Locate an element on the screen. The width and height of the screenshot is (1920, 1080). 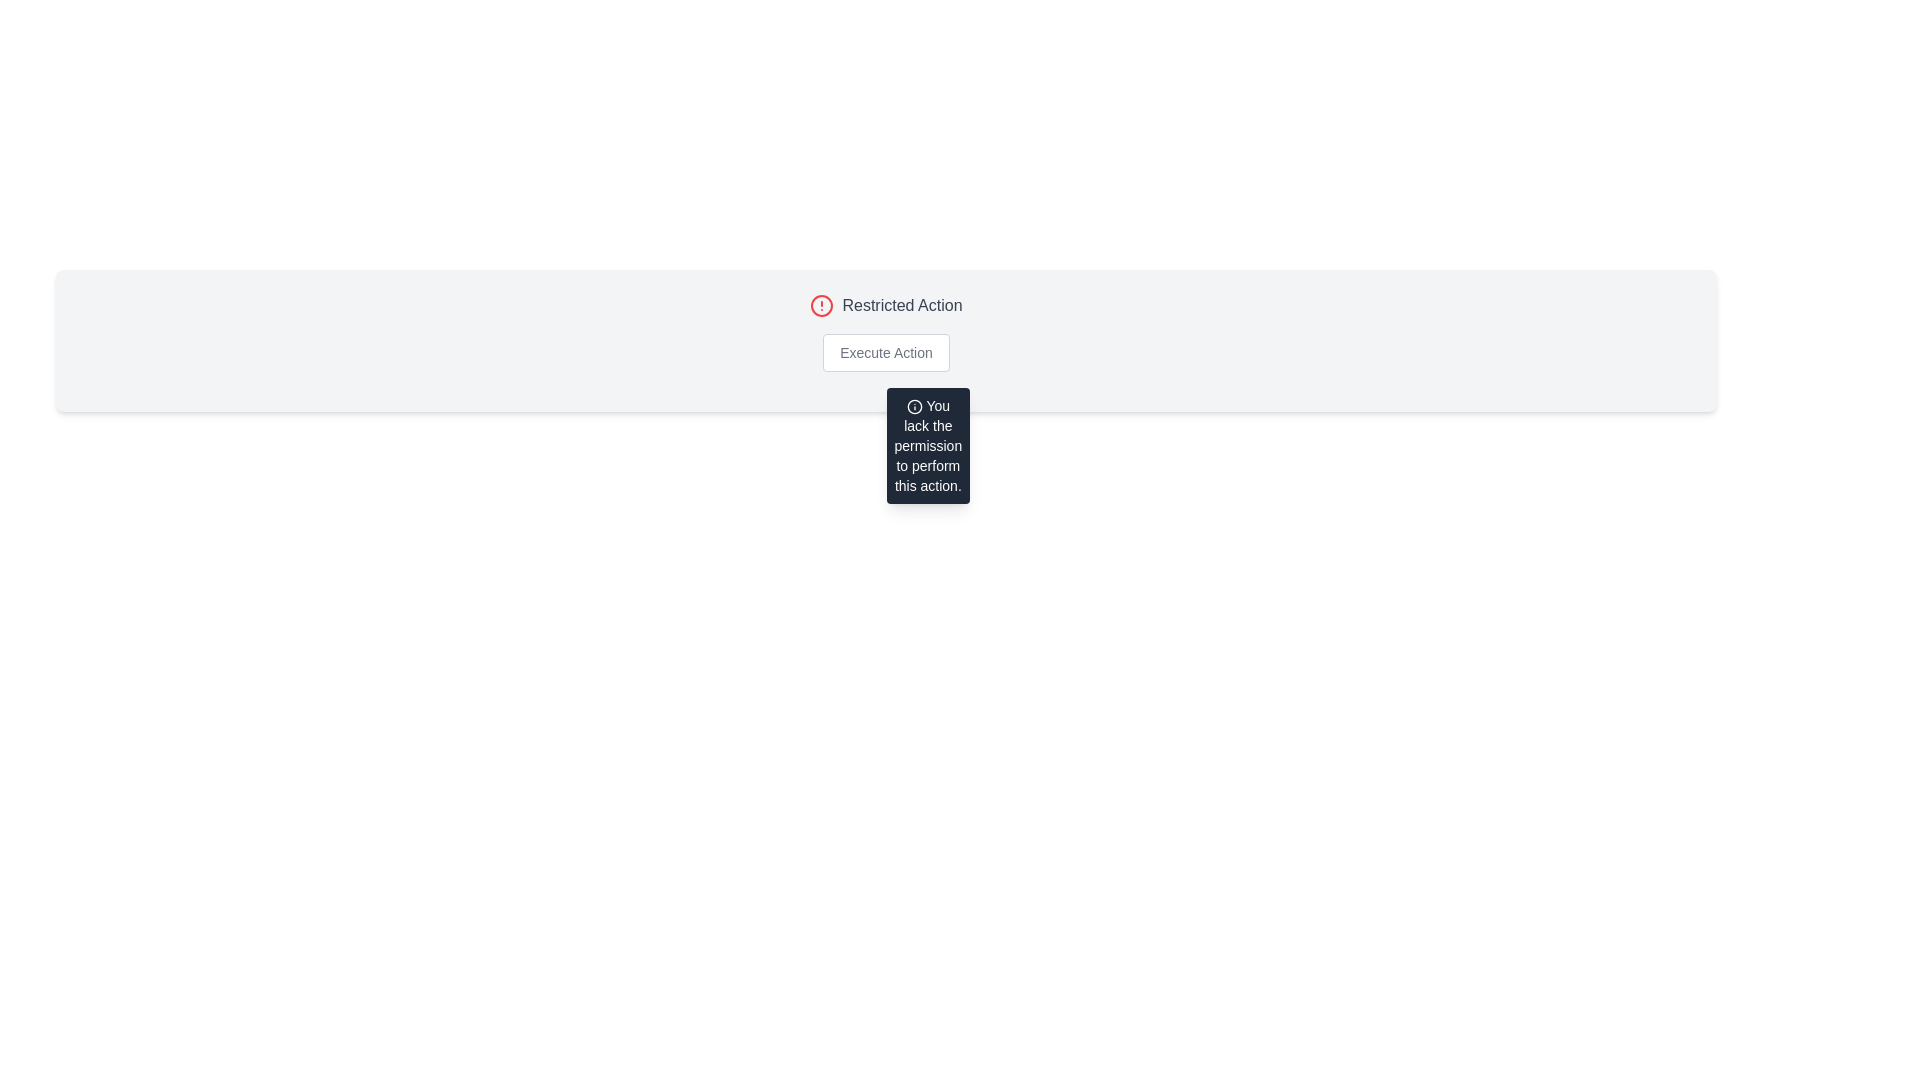
the text label displaying 'Restricted Action' is located at coordinates (901, 305).